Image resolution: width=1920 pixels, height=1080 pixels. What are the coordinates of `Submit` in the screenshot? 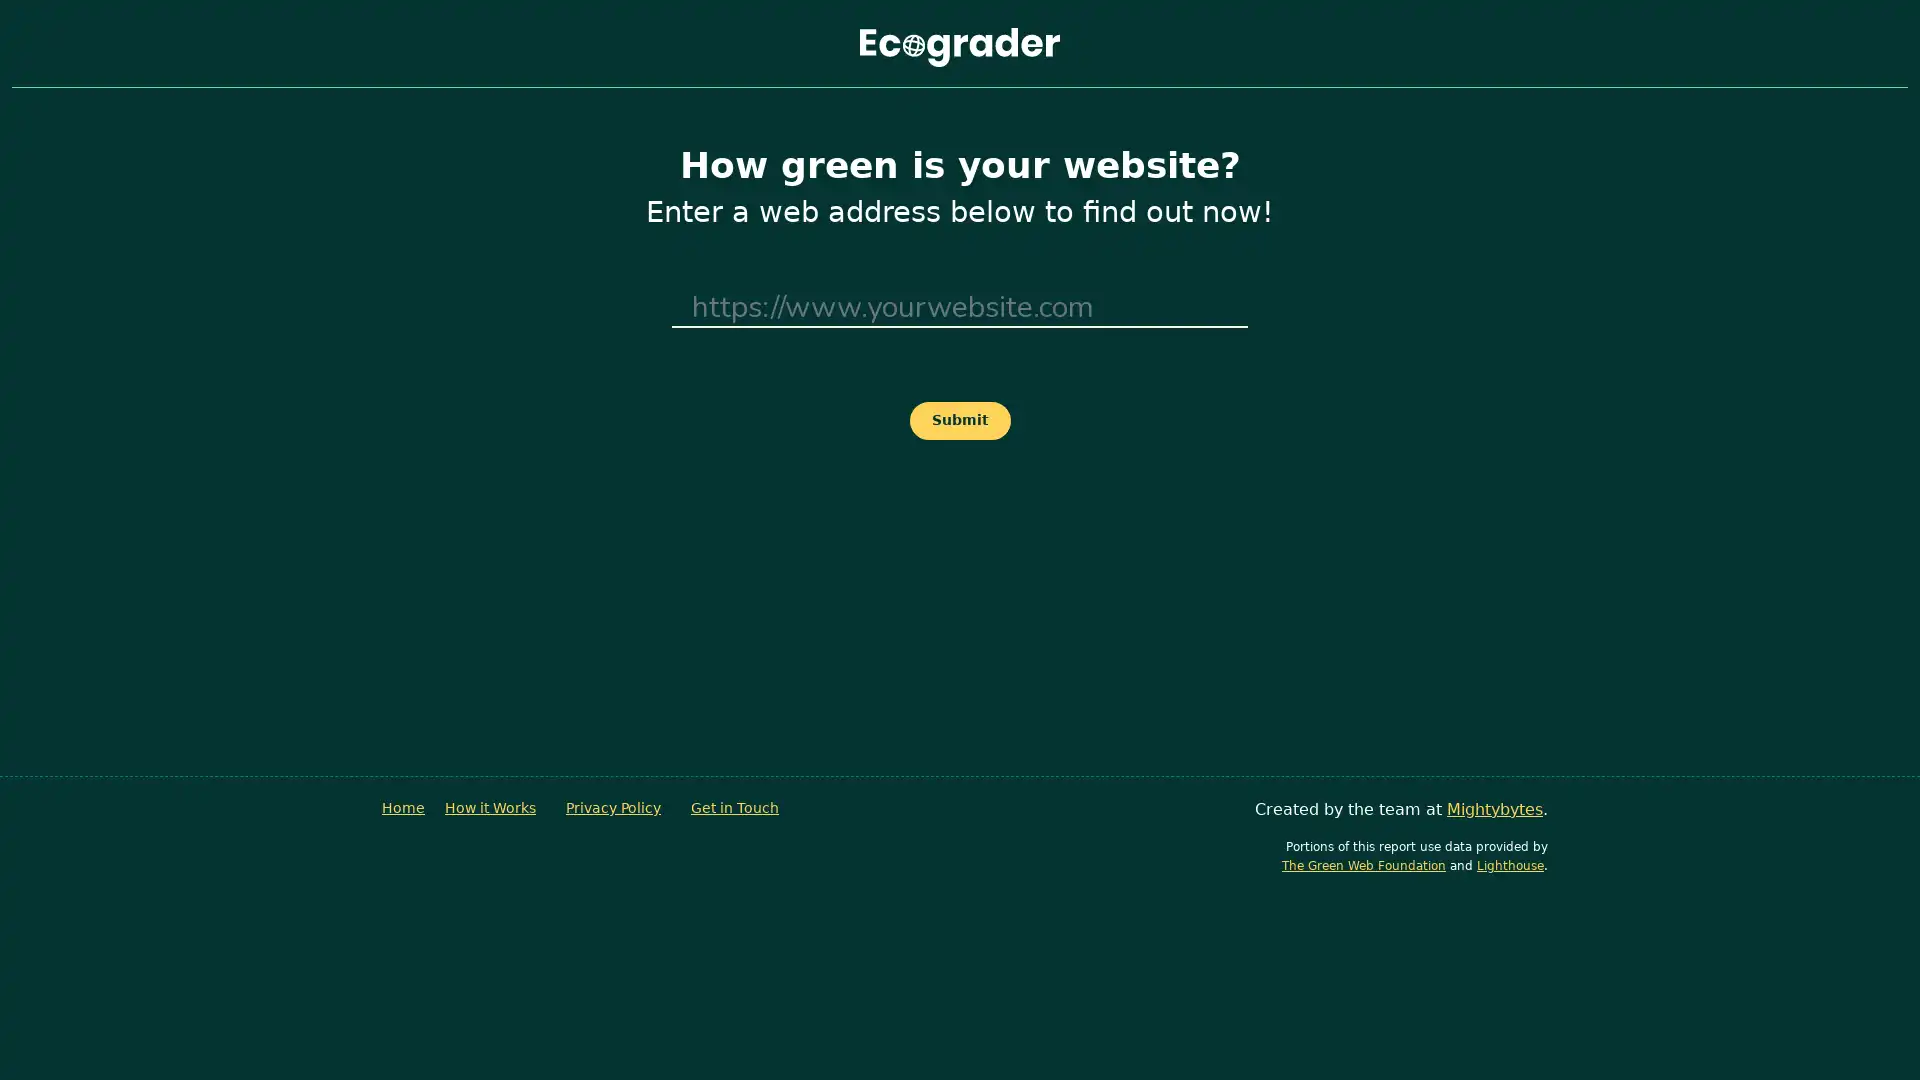 It's located at (958, 419).